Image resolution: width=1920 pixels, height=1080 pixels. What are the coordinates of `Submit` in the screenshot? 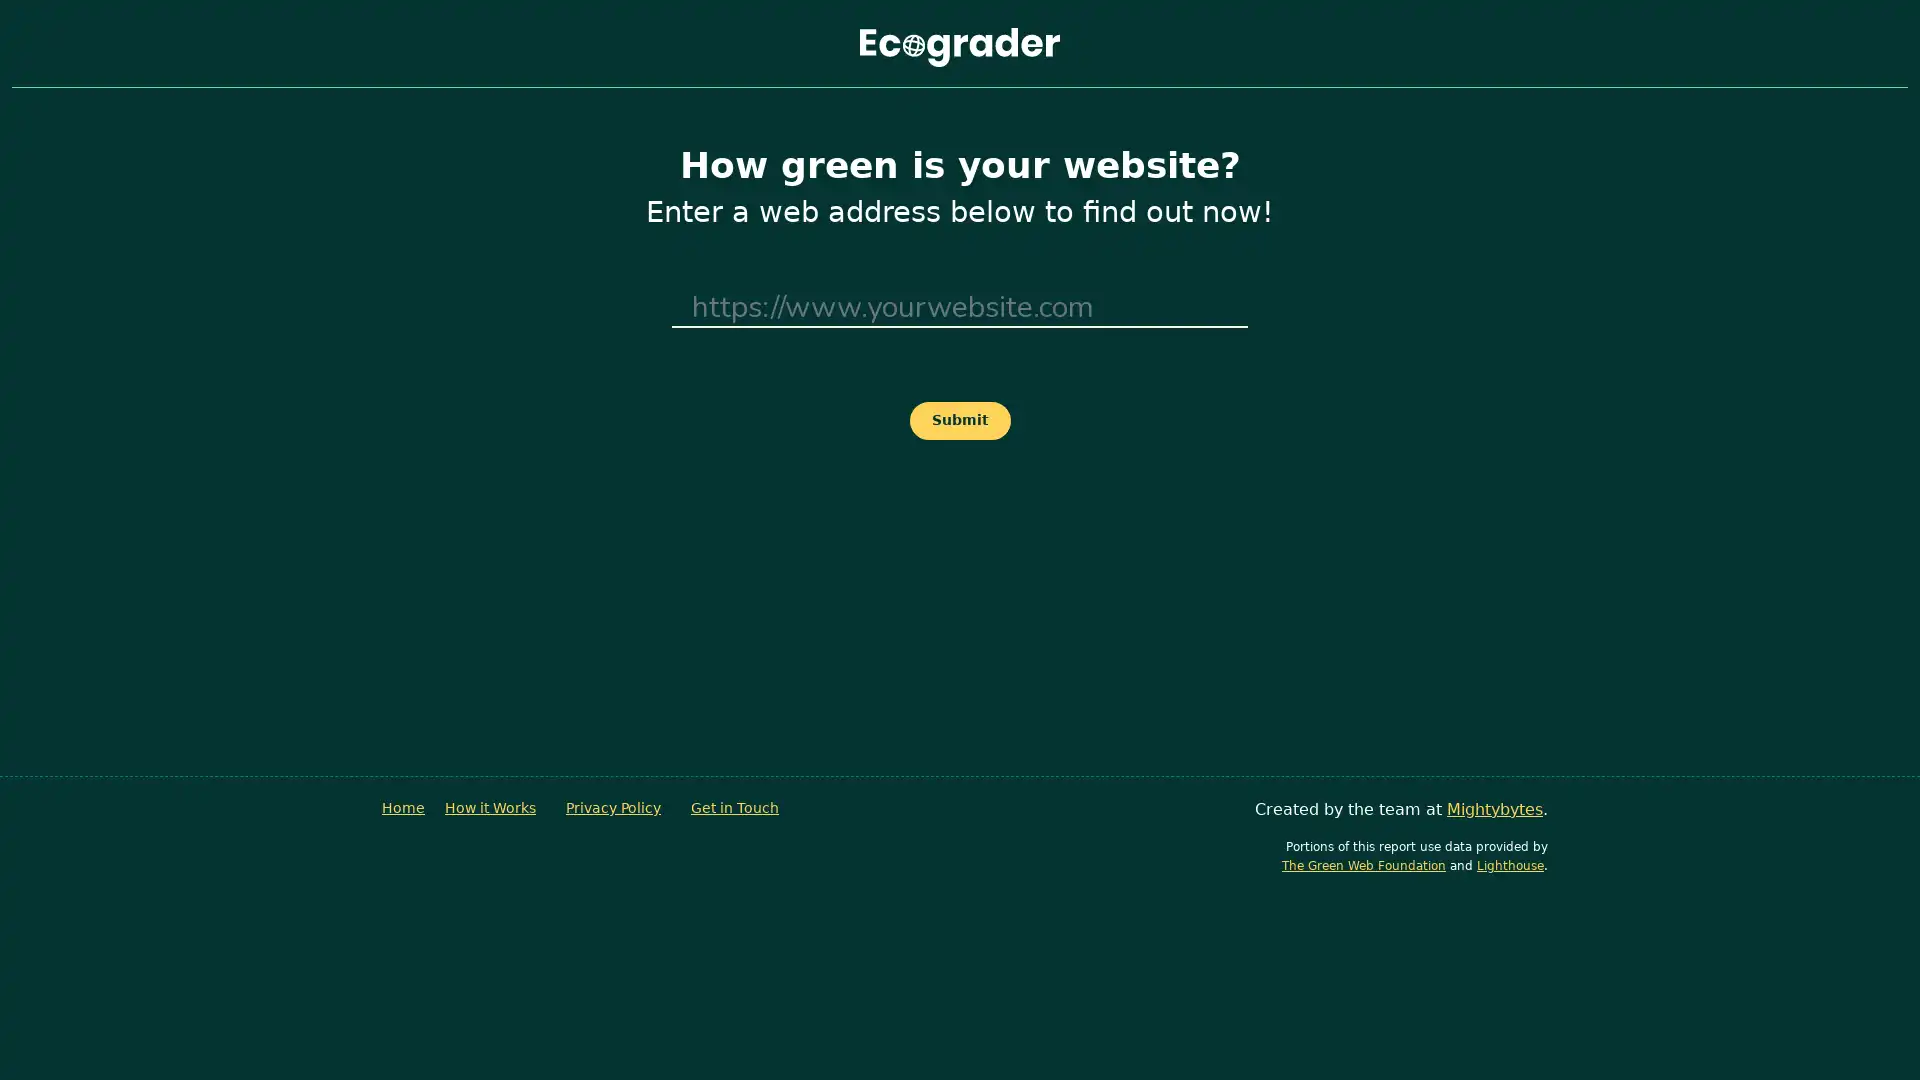 It's located at (958, 419).